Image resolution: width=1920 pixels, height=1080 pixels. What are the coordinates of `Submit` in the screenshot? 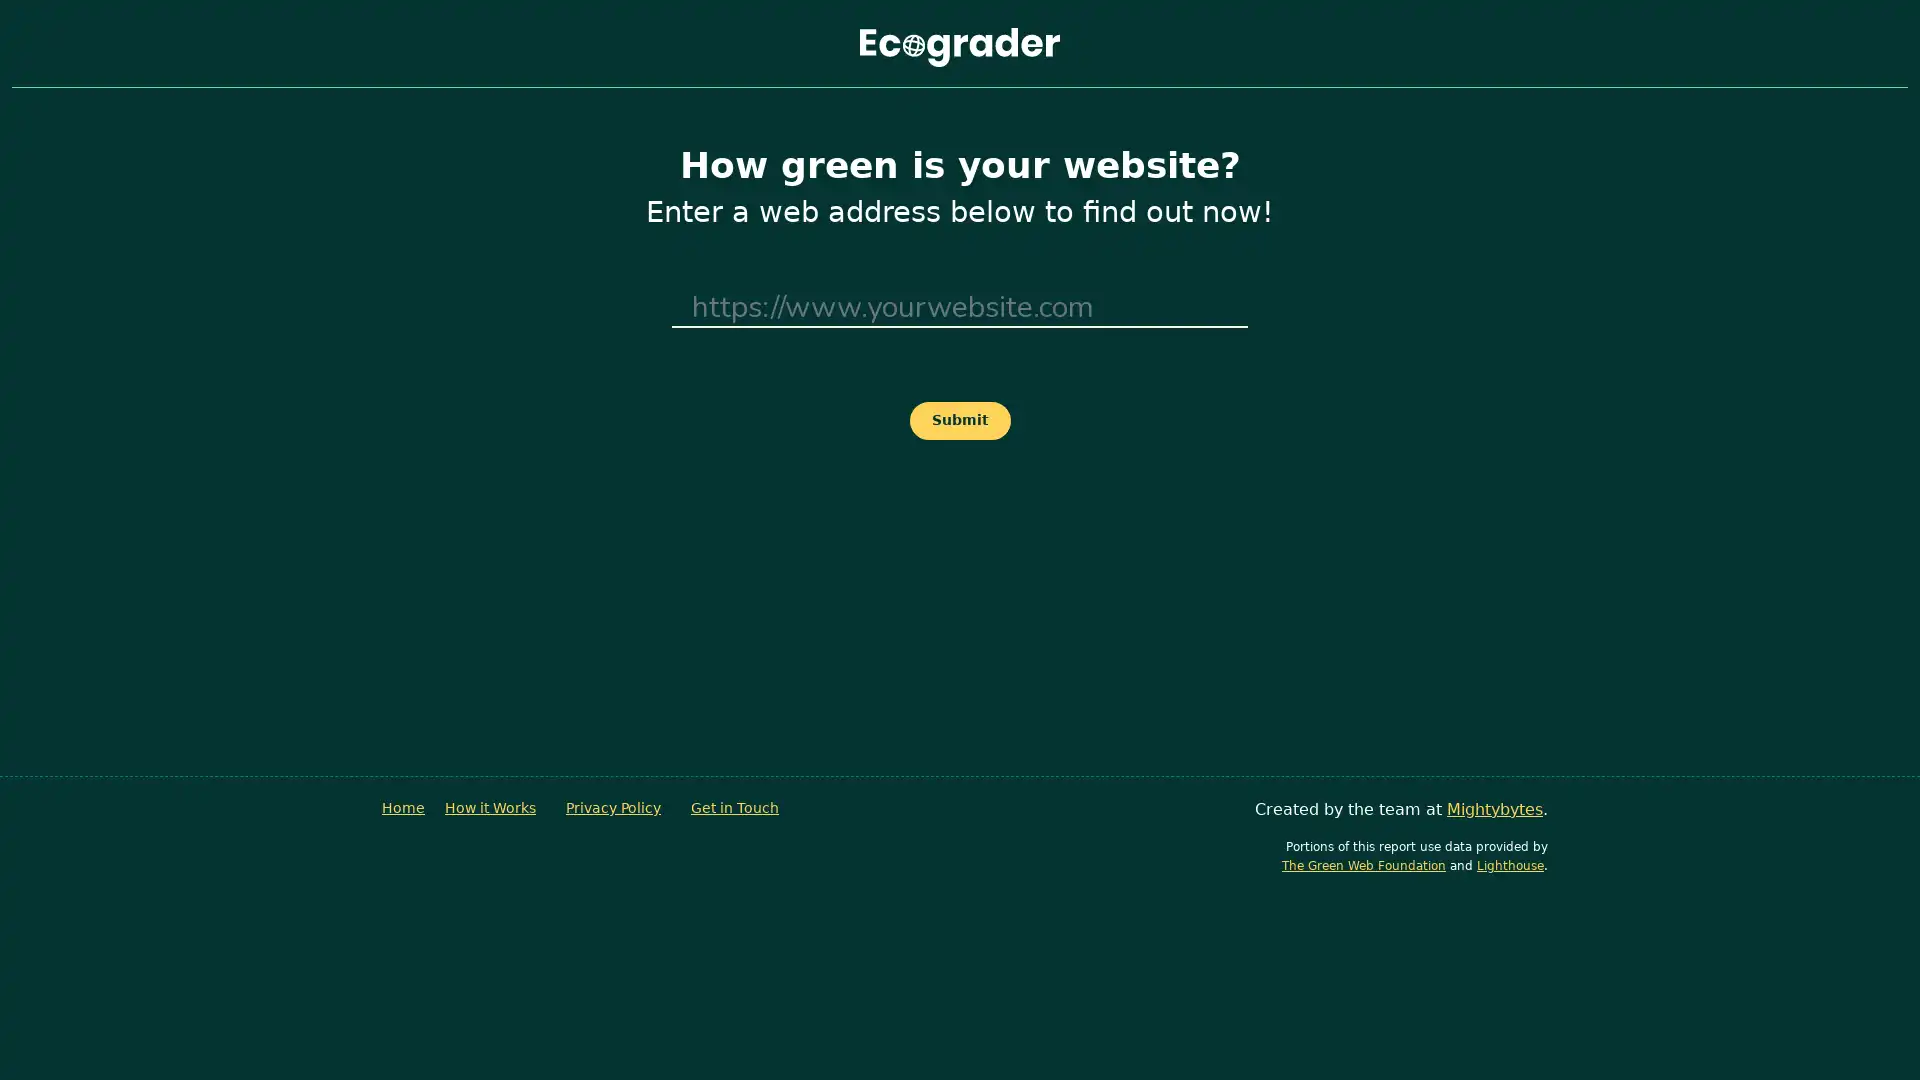 It's located at (958, 419).